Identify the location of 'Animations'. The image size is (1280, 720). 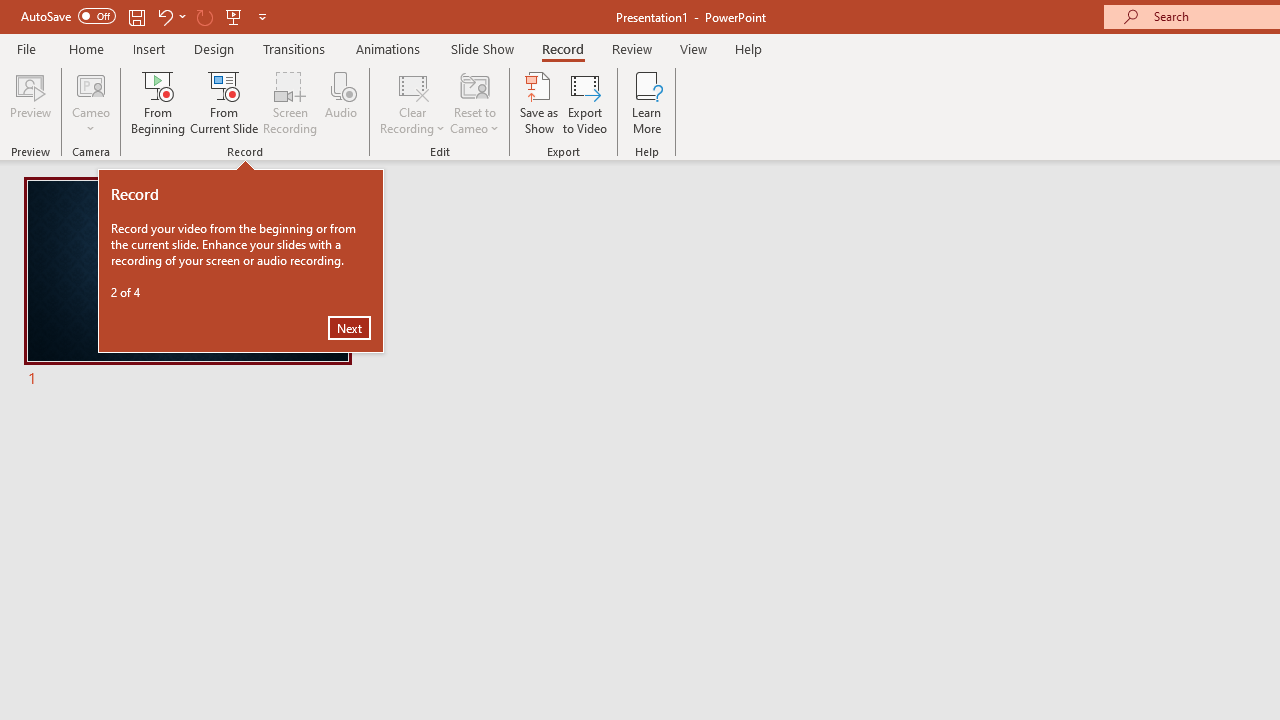
(388, 48).